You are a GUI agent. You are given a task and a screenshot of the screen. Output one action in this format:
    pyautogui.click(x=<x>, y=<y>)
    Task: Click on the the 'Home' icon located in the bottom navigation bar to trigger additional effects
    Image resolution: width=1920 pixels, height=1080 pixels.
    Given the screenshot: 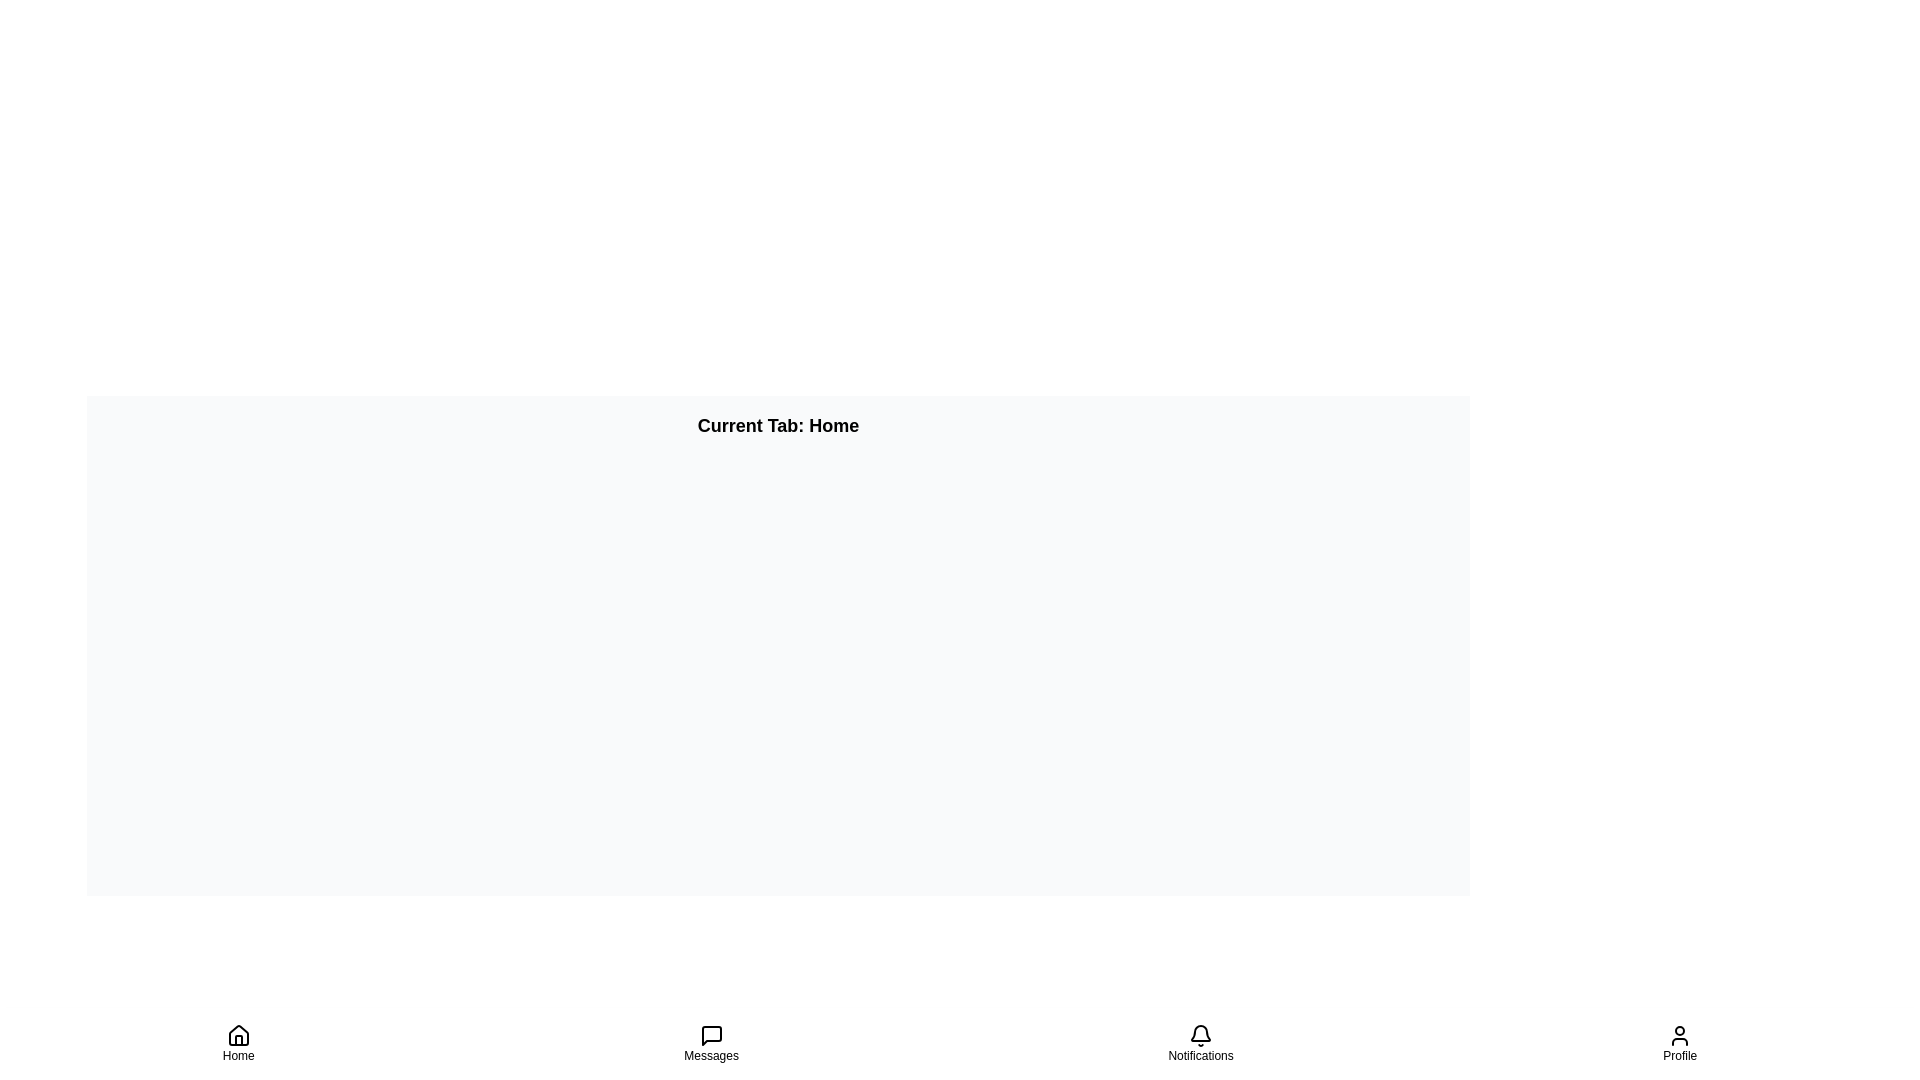 What is the action you would take?
    pyautogui.click(x=238, y=1035)
    